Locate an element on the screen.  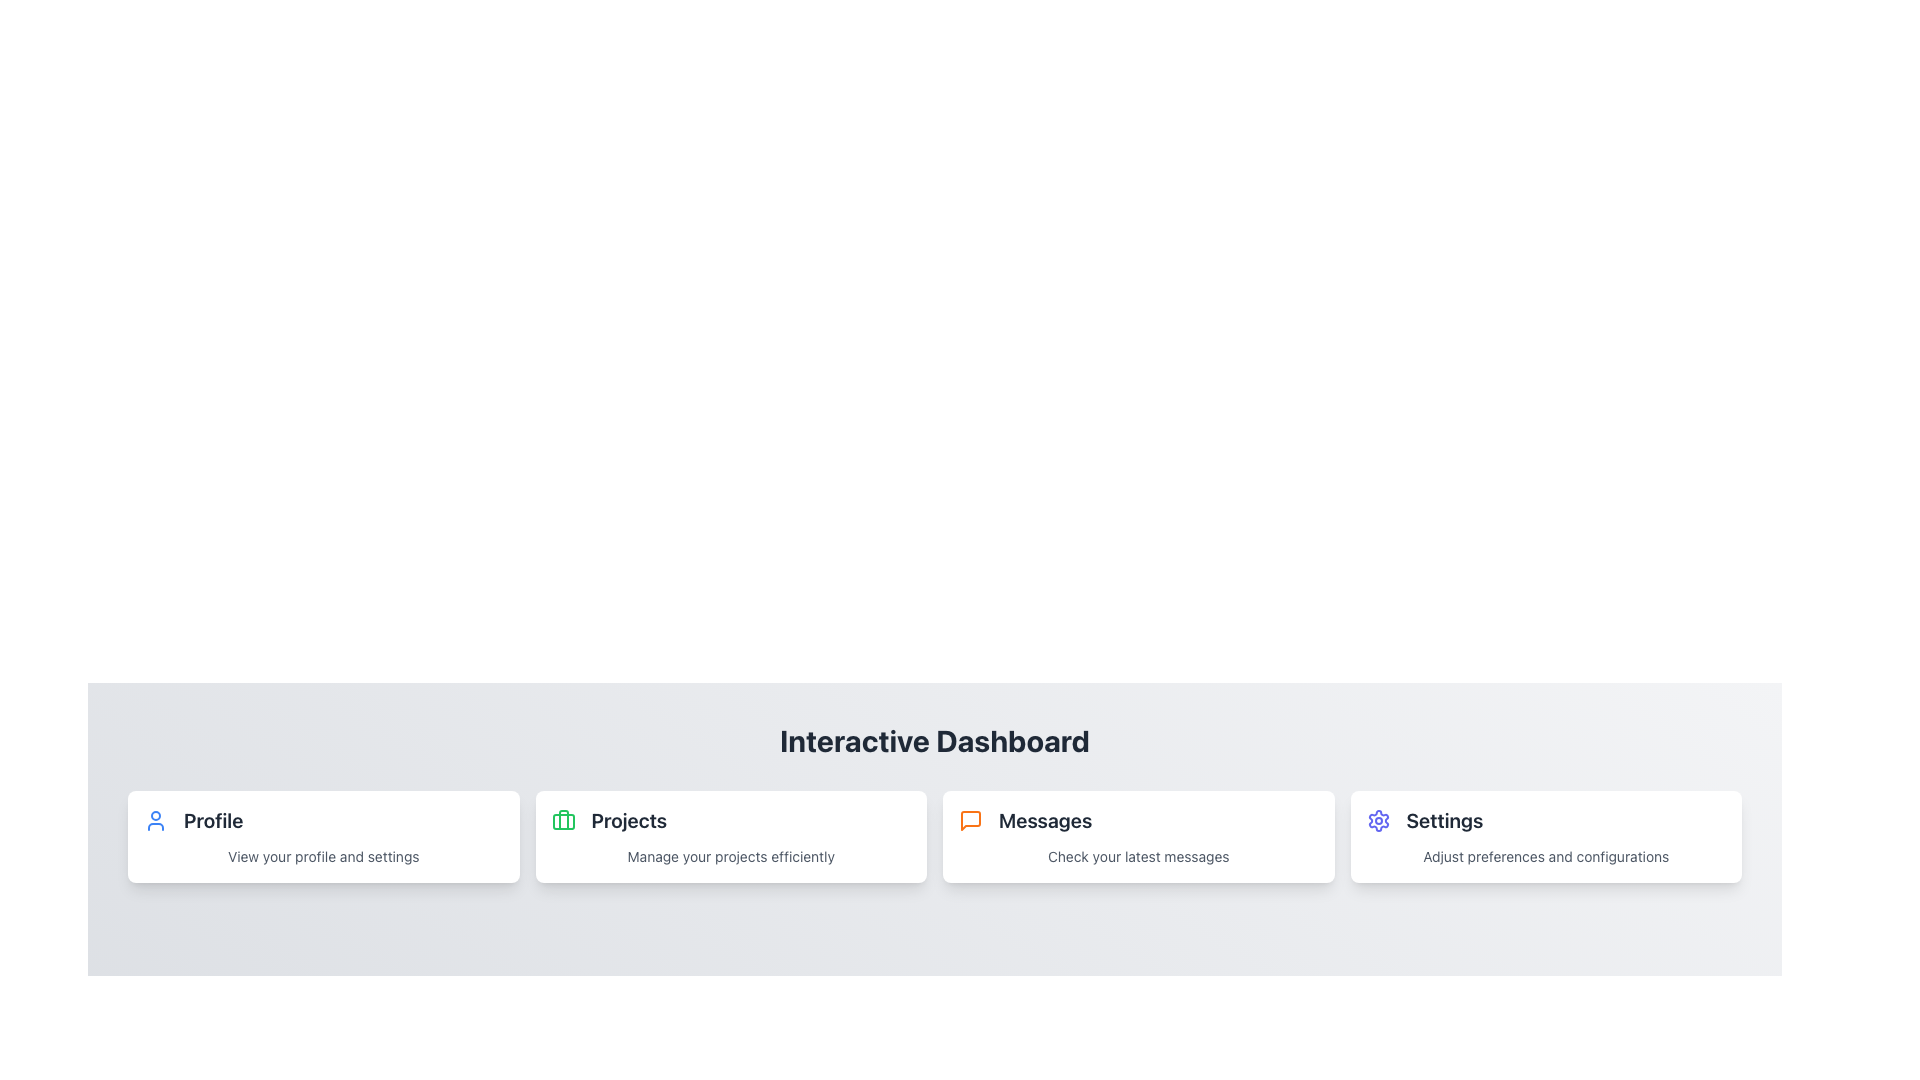
the settings icon, which is a gear-like SVG element outlined in indigo is located at coordinates (1377, 821).